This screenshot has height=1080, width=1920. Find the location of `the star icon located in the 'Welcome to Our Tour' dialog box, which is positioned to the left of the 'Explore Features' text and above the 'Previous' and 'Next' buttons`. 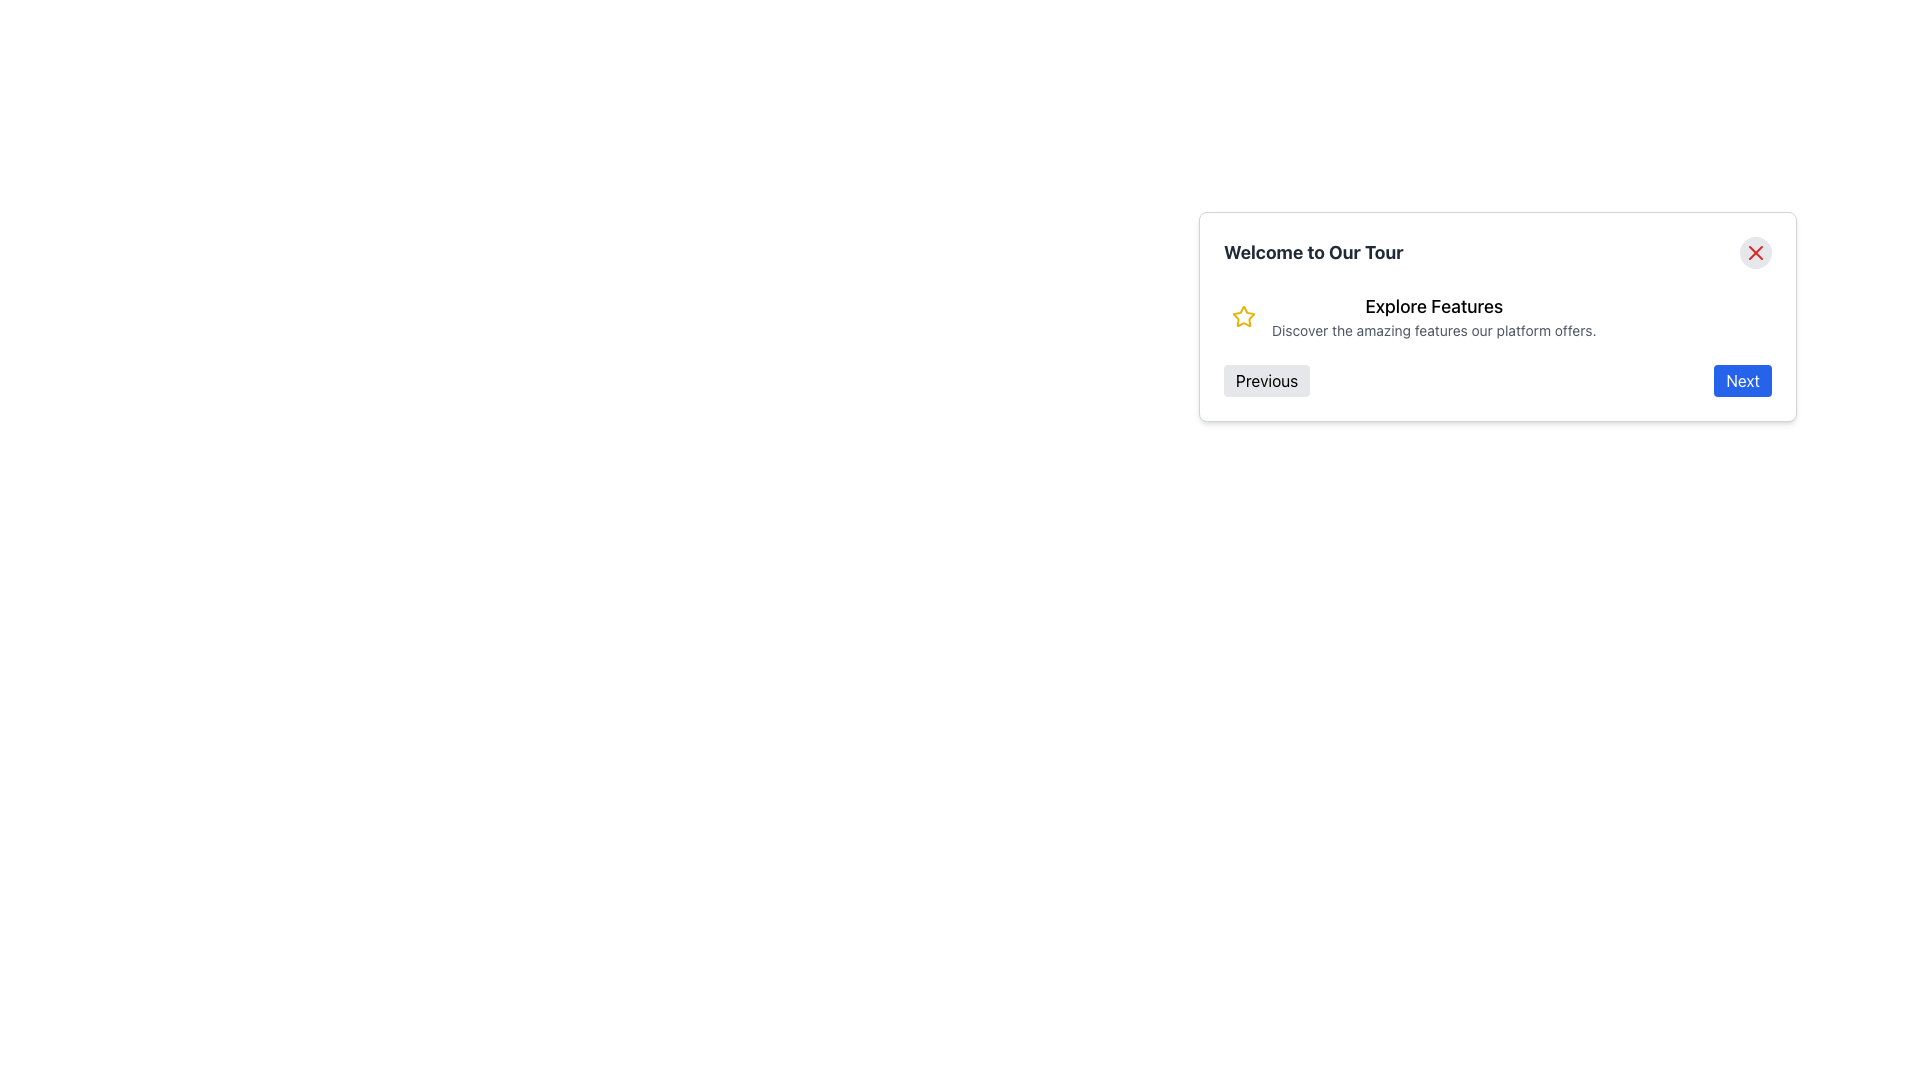

the star icon located in the 'Welcome to Our Tour' dialog box, which is positioned to the left of the 'Explore Features' text and above the 'Previous' and 'Next' buttons is located at coordinates (1242, 315).